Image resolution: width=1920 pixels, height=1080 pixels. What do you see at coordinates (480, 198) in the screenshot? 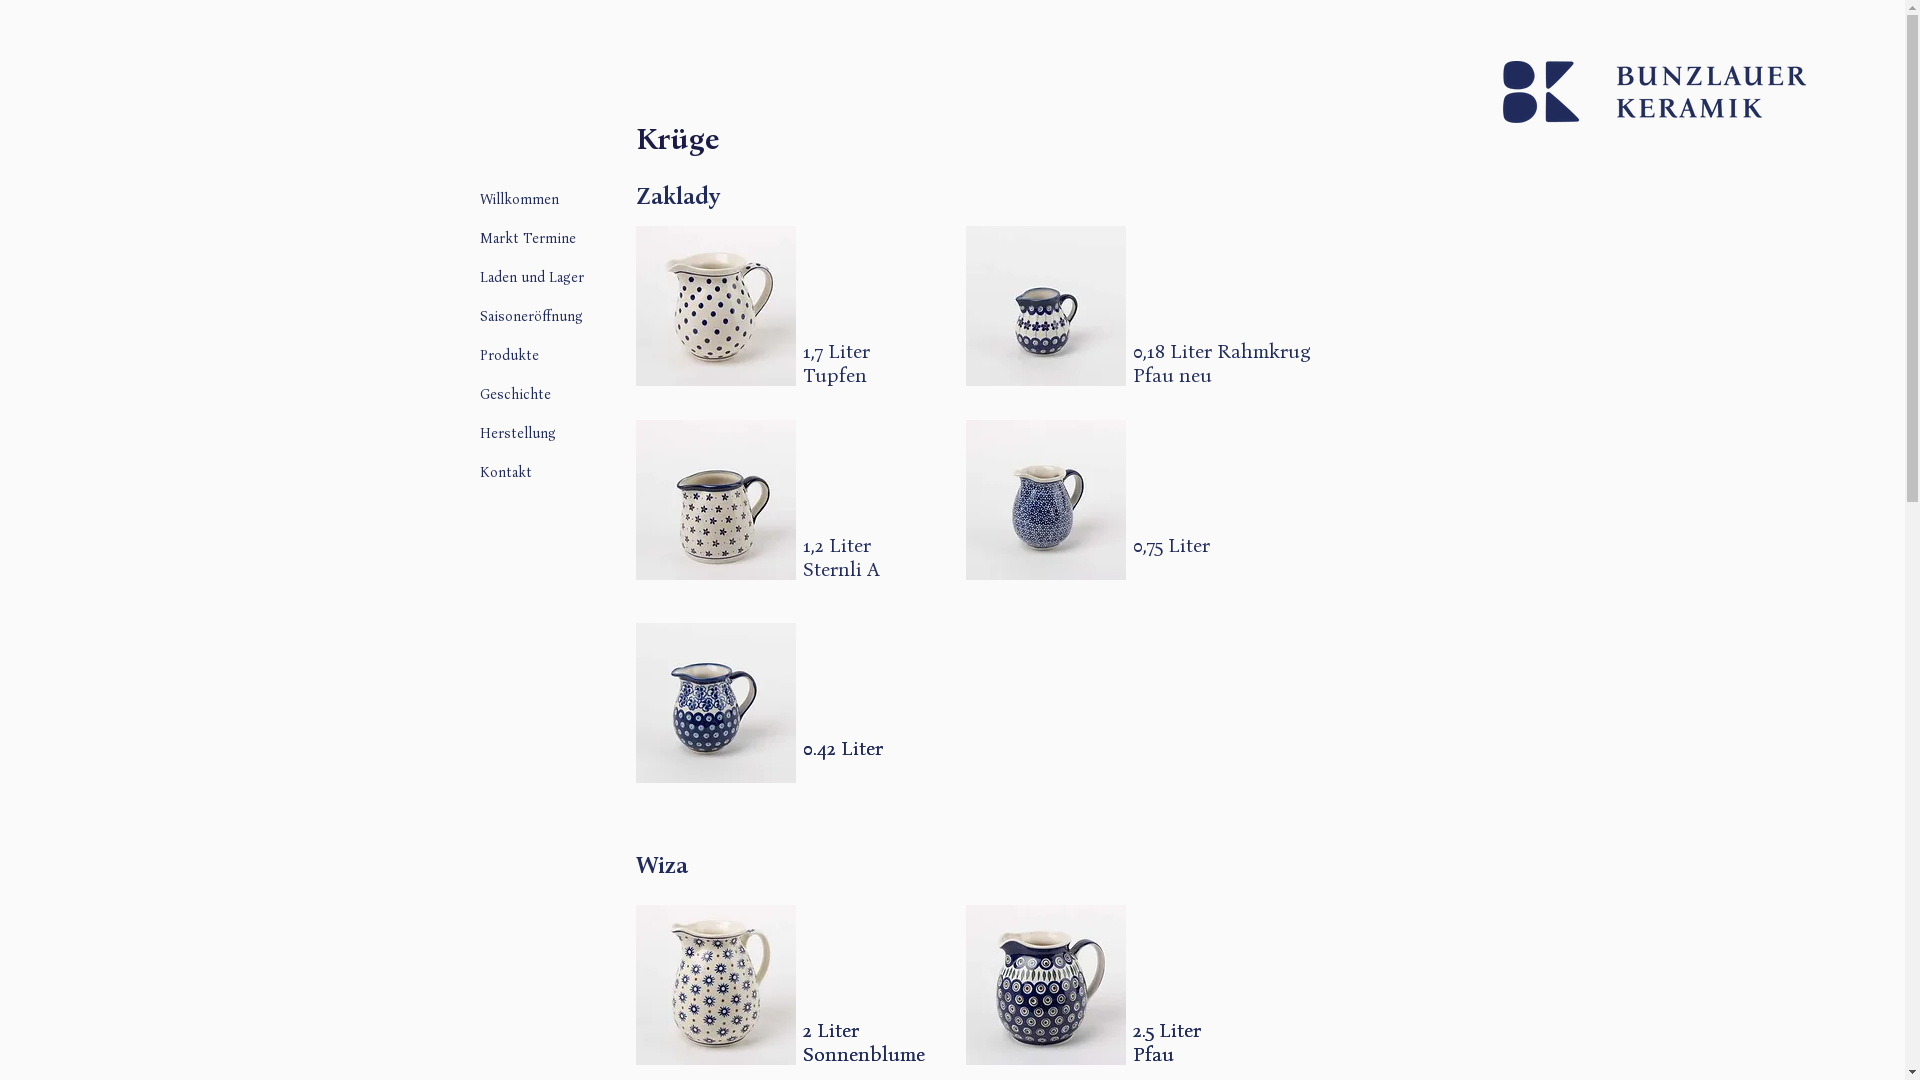
I see `'Willkommen'` at bounding box center [480, 198].